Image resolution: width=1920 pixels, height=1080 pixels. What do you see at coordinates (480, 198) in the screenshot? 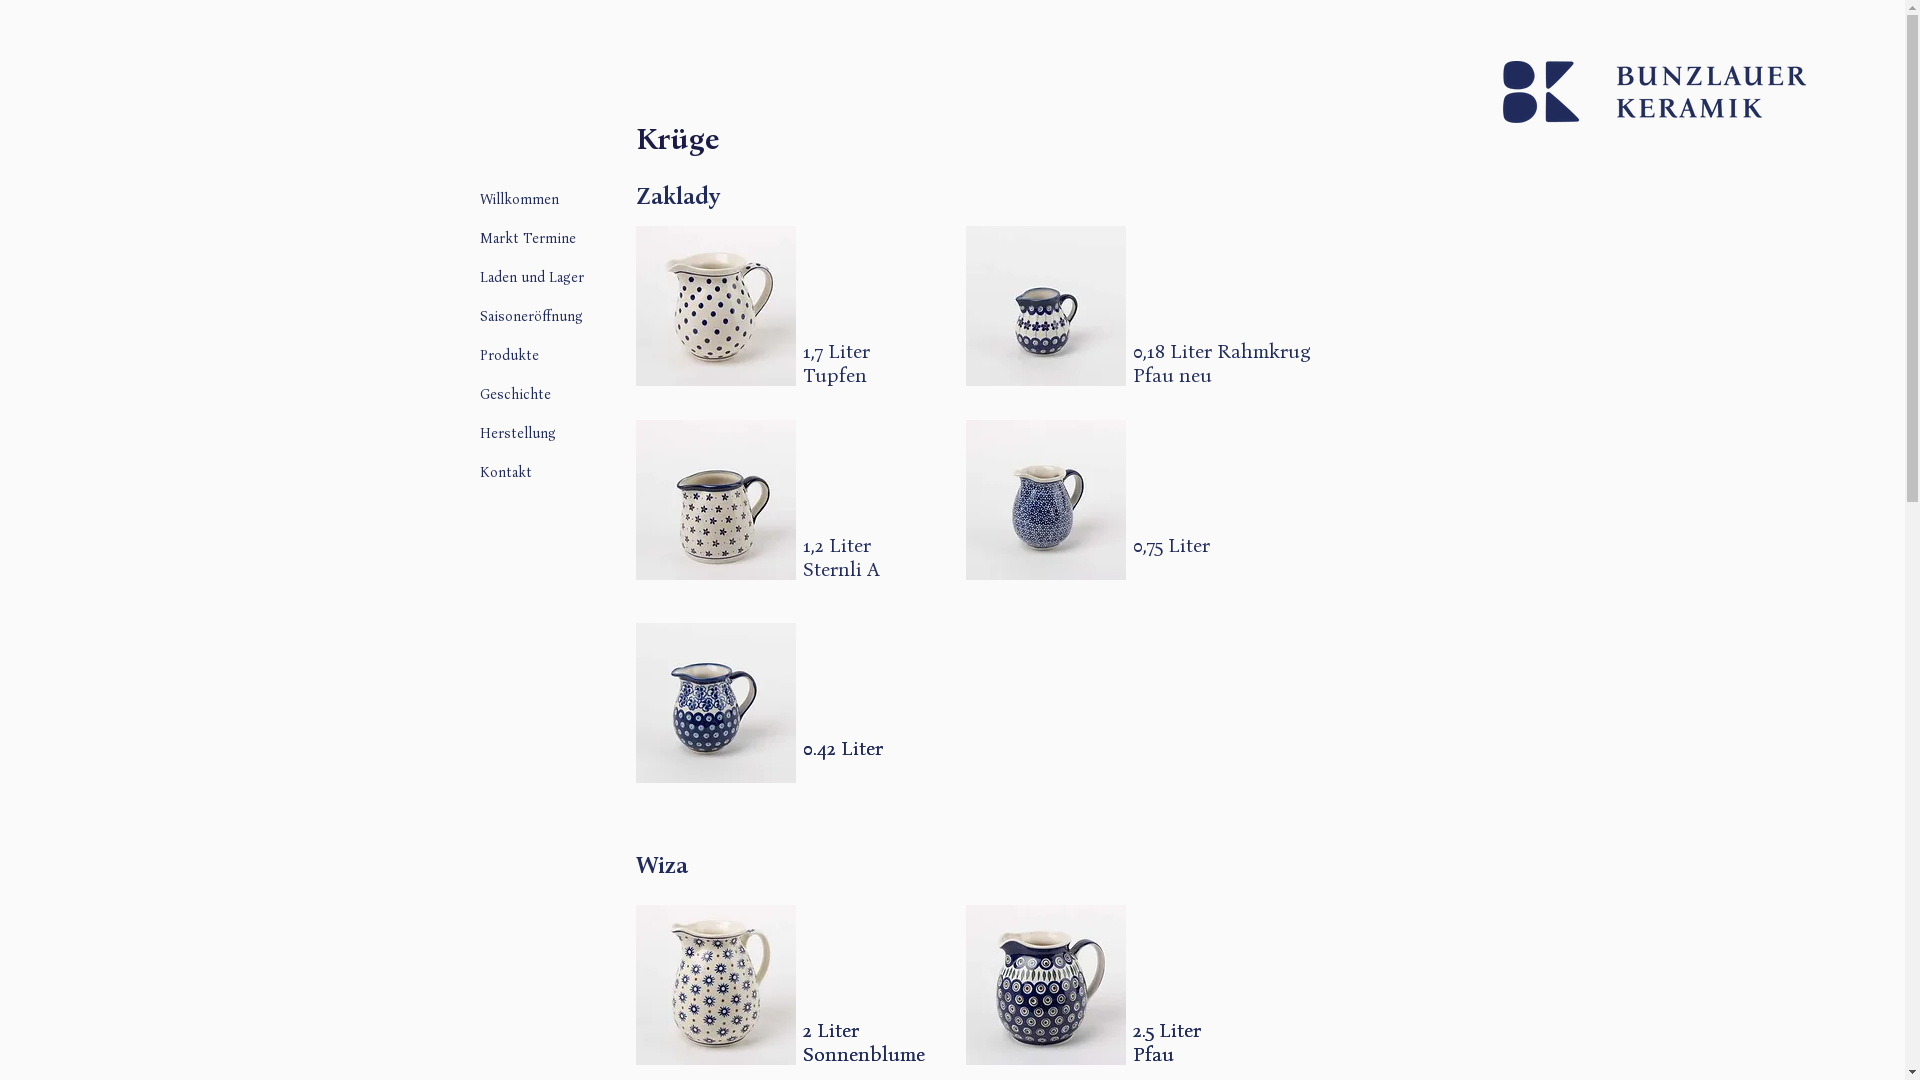
I see `'Willkommen'` at bounding box center [480, 198].